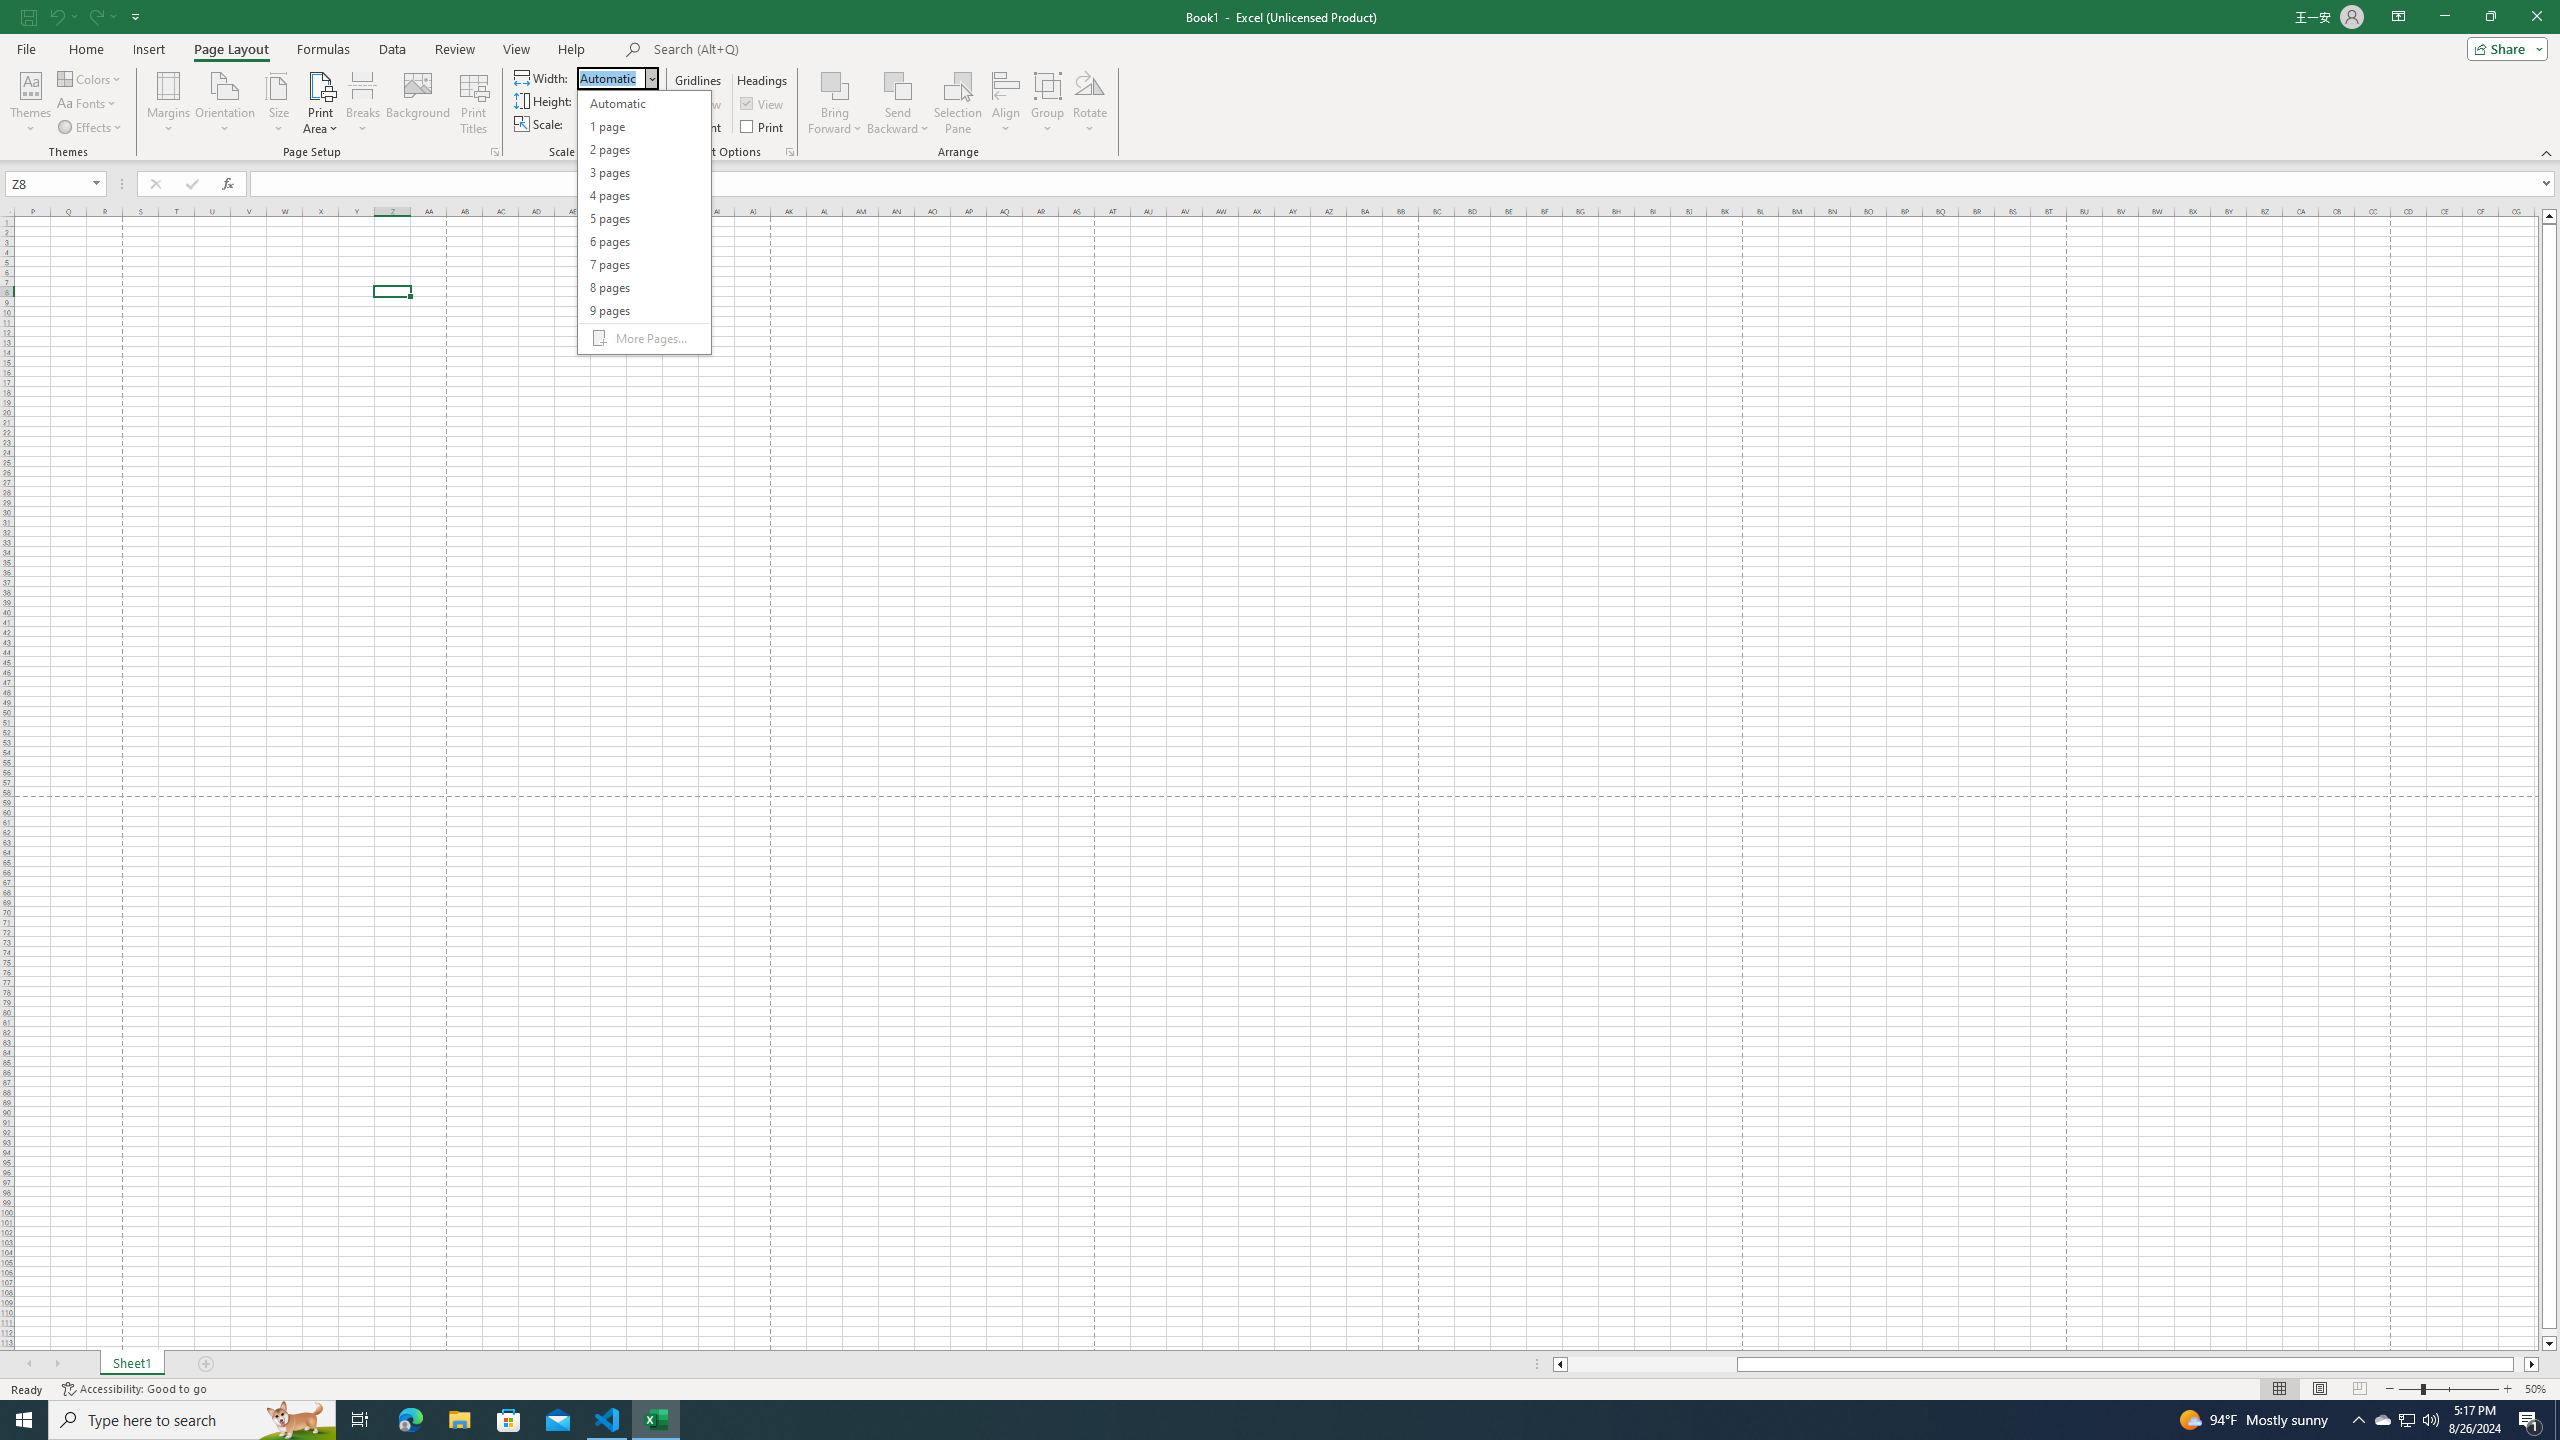 The image size is (2560, 1440). I want to click on 'Bring Forward', so click(835, 103).